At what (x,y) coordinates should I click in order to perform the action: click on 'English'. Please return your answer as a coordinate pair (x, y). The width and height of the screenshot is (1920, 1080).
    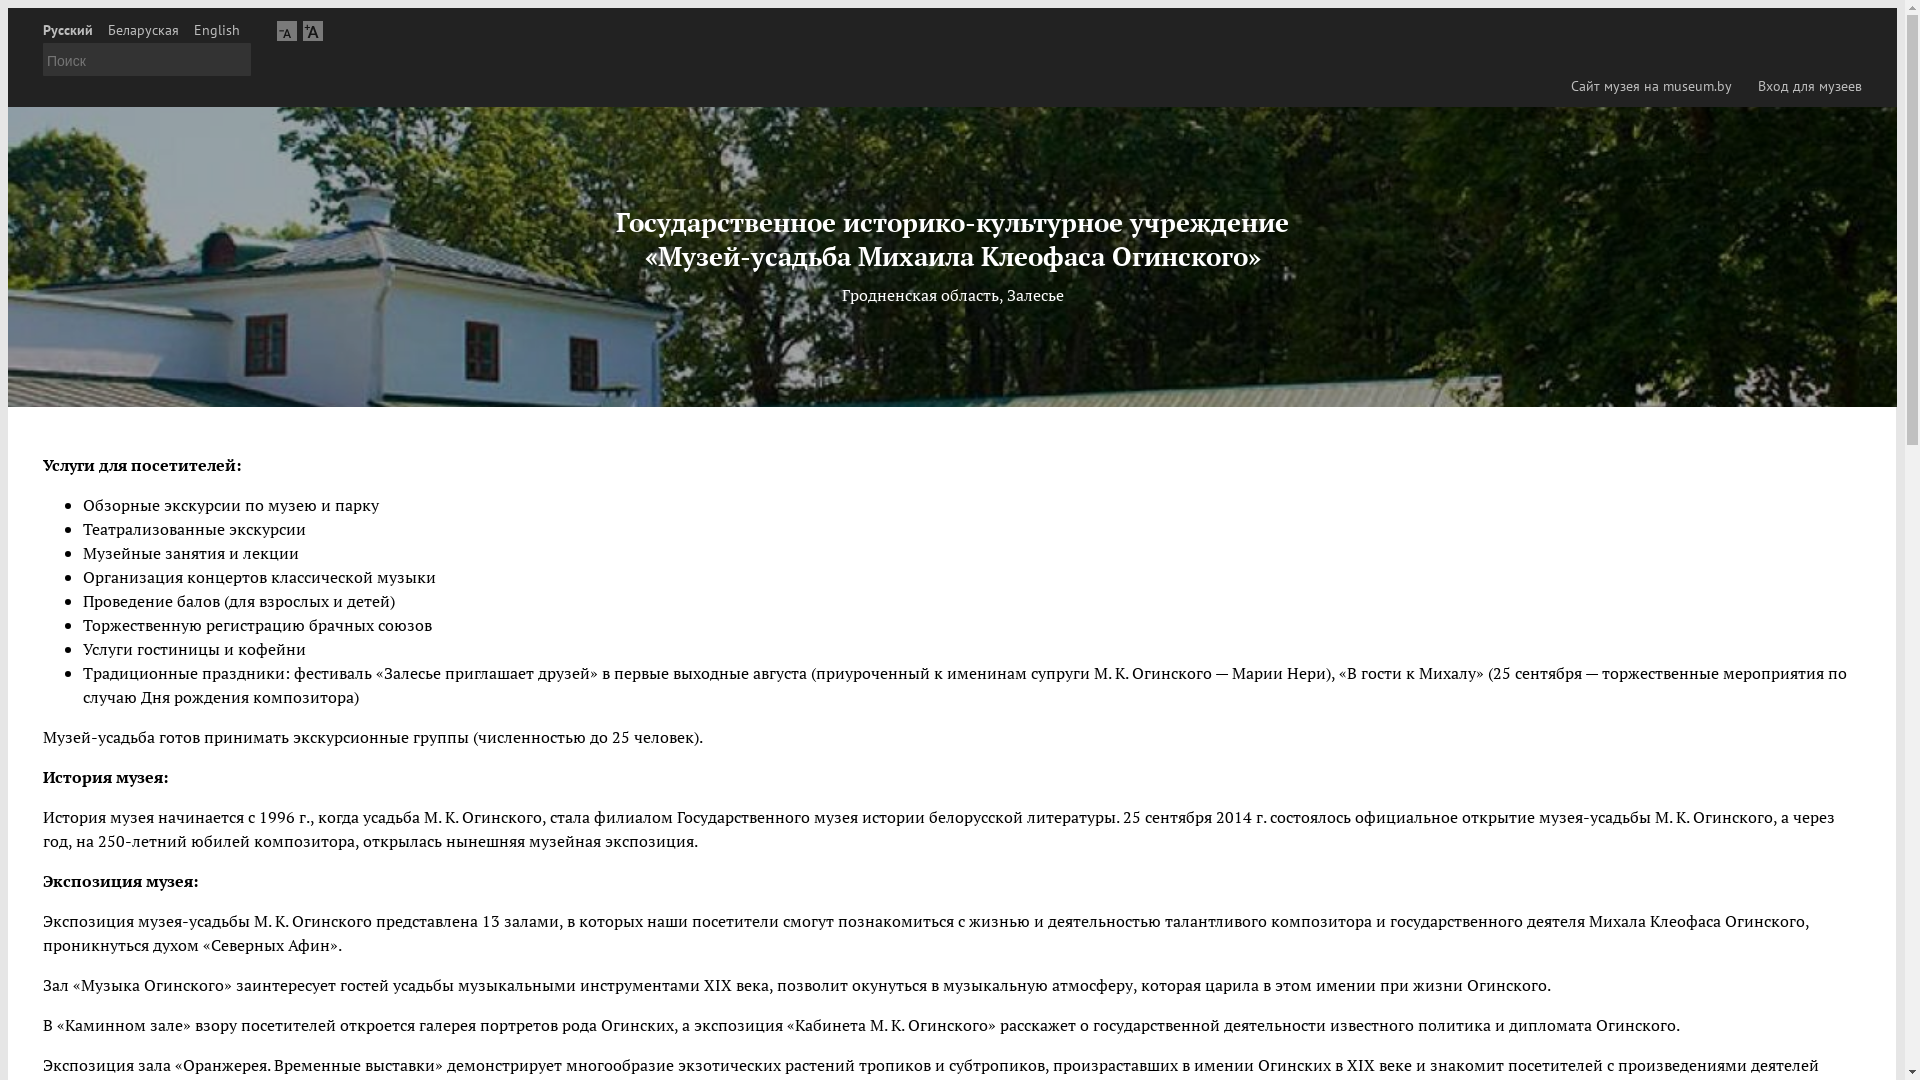
    Looking at the image, I should click on (216, 30).